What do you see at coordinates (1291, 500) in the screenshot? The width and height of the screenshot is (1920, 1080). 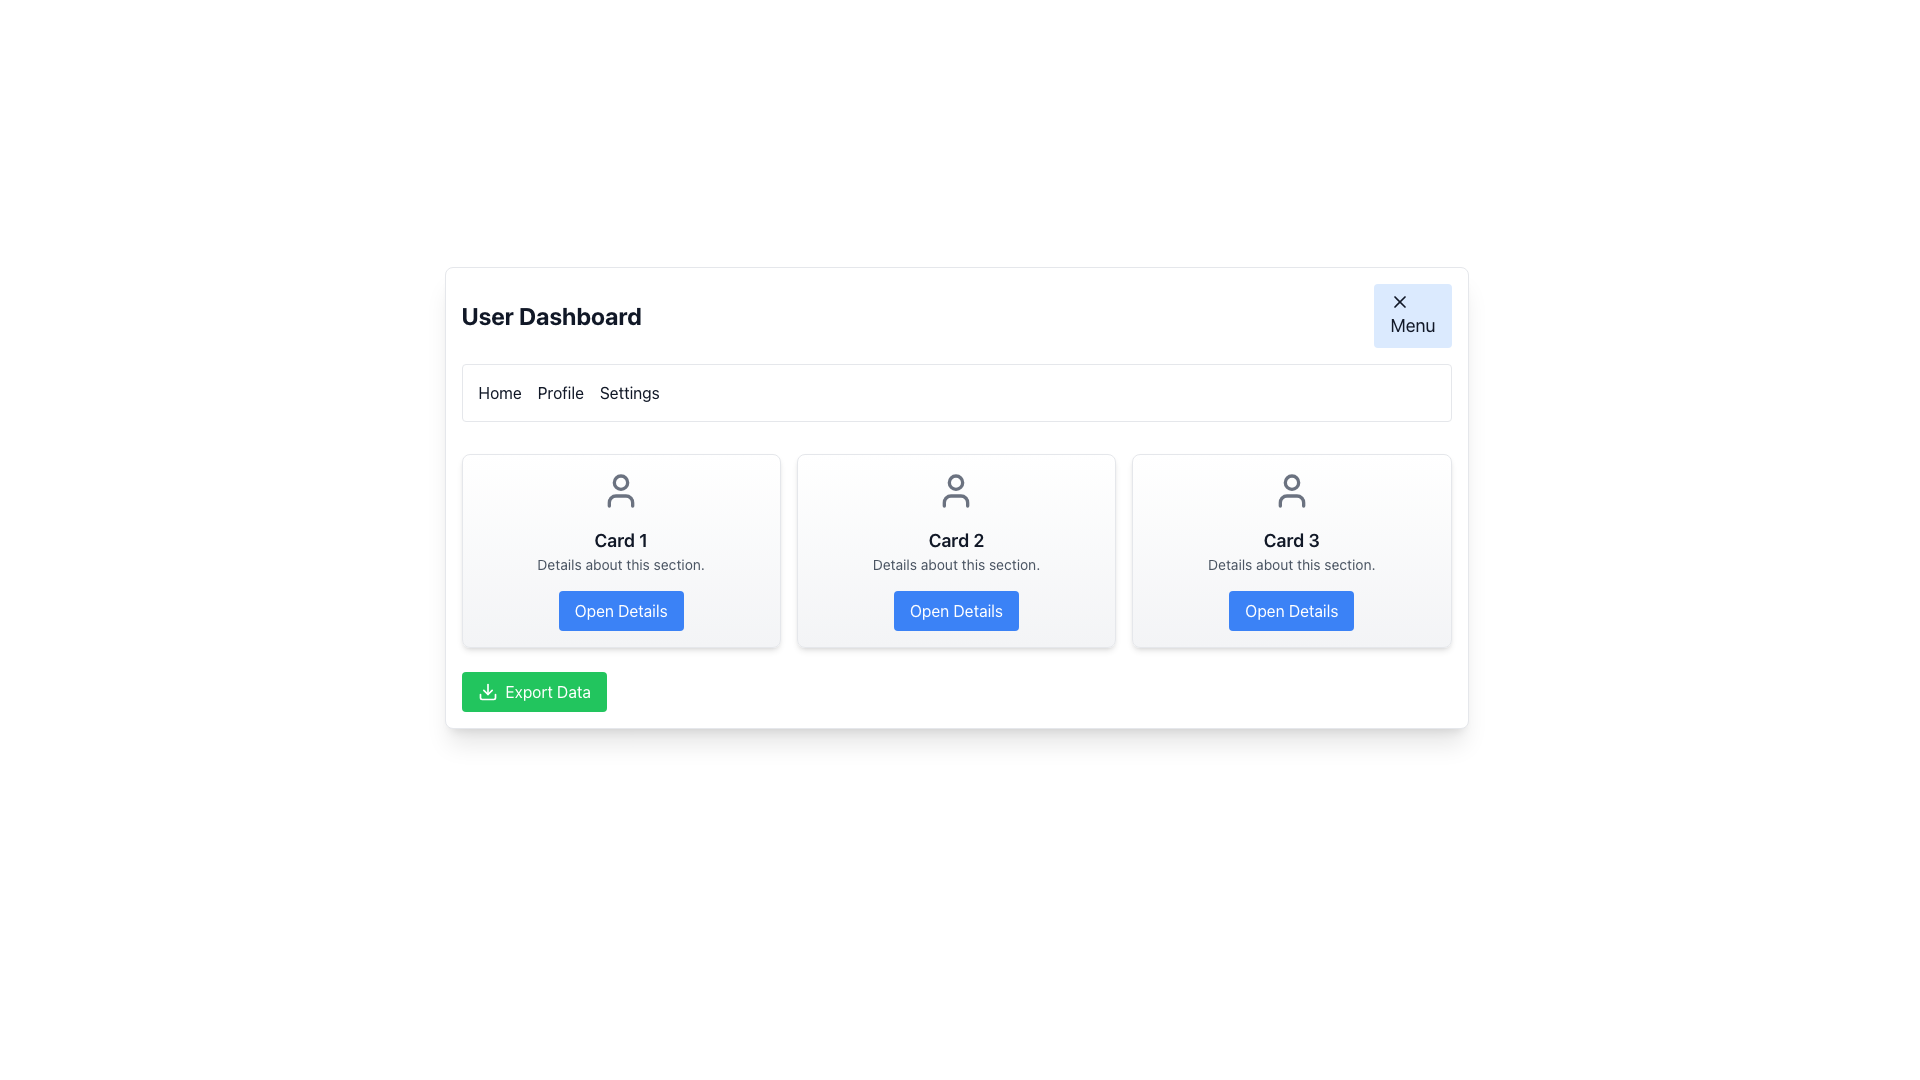 I see `the lower part of the user icon located in the third card of a three-card layout` at bounding box center [1291, 500].